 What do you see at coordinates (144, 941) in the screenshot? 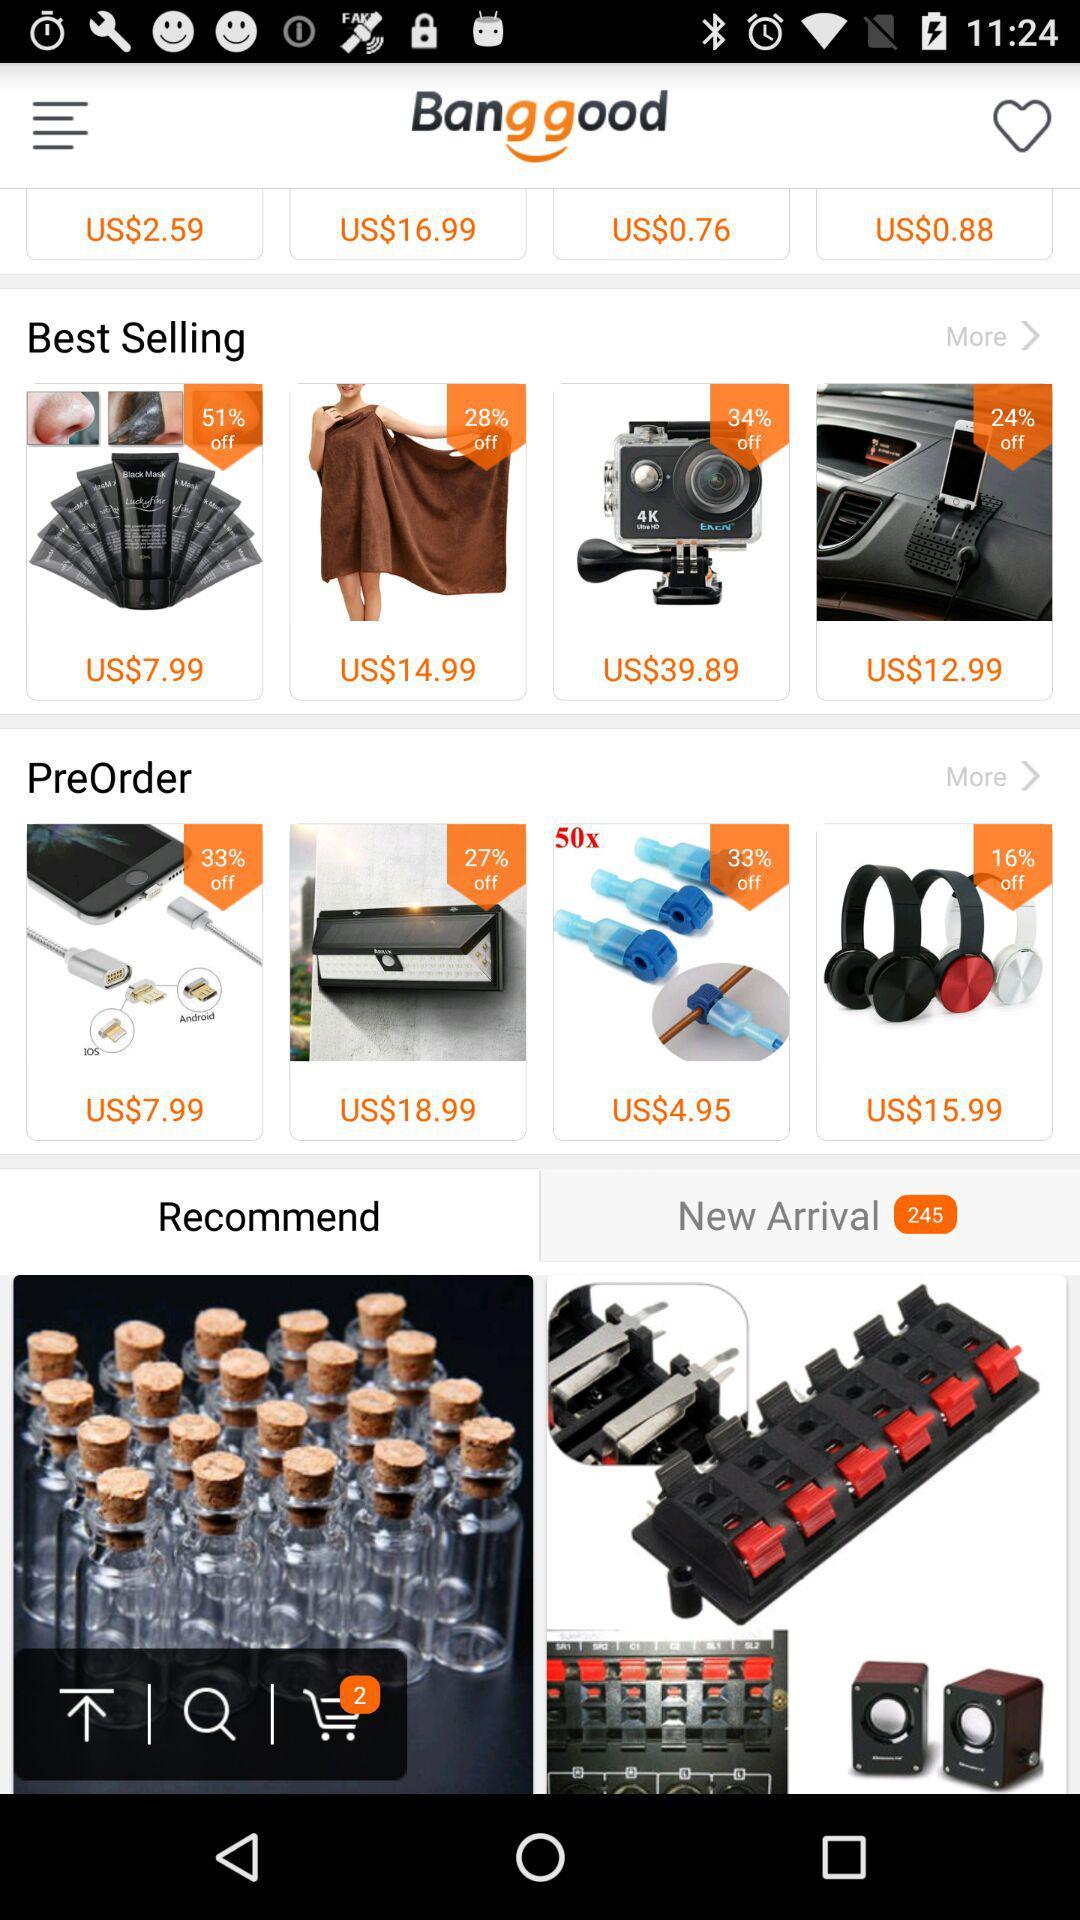
I see `the first image below the preorder` at bounding box center [144, 941].